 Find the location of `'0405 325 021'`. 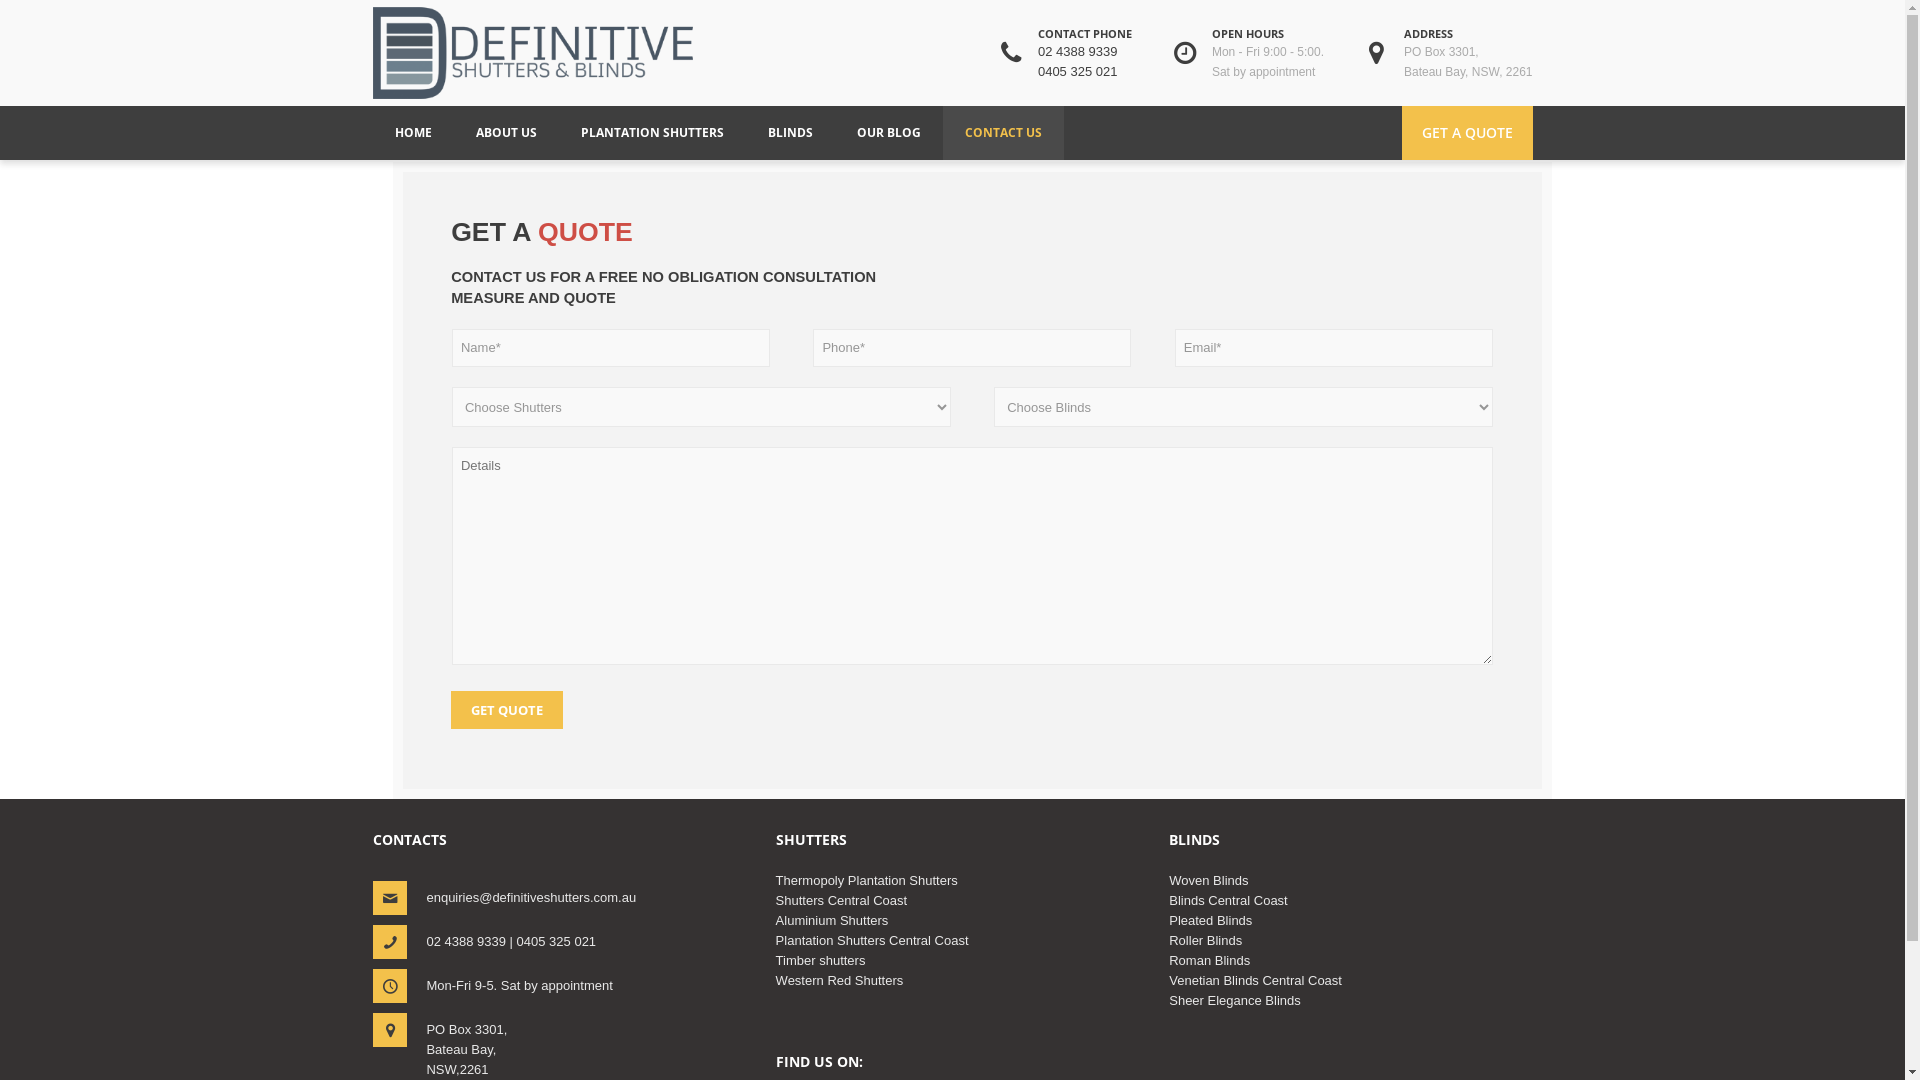

'0405 325 021' is located at coordinates (1077, 70).